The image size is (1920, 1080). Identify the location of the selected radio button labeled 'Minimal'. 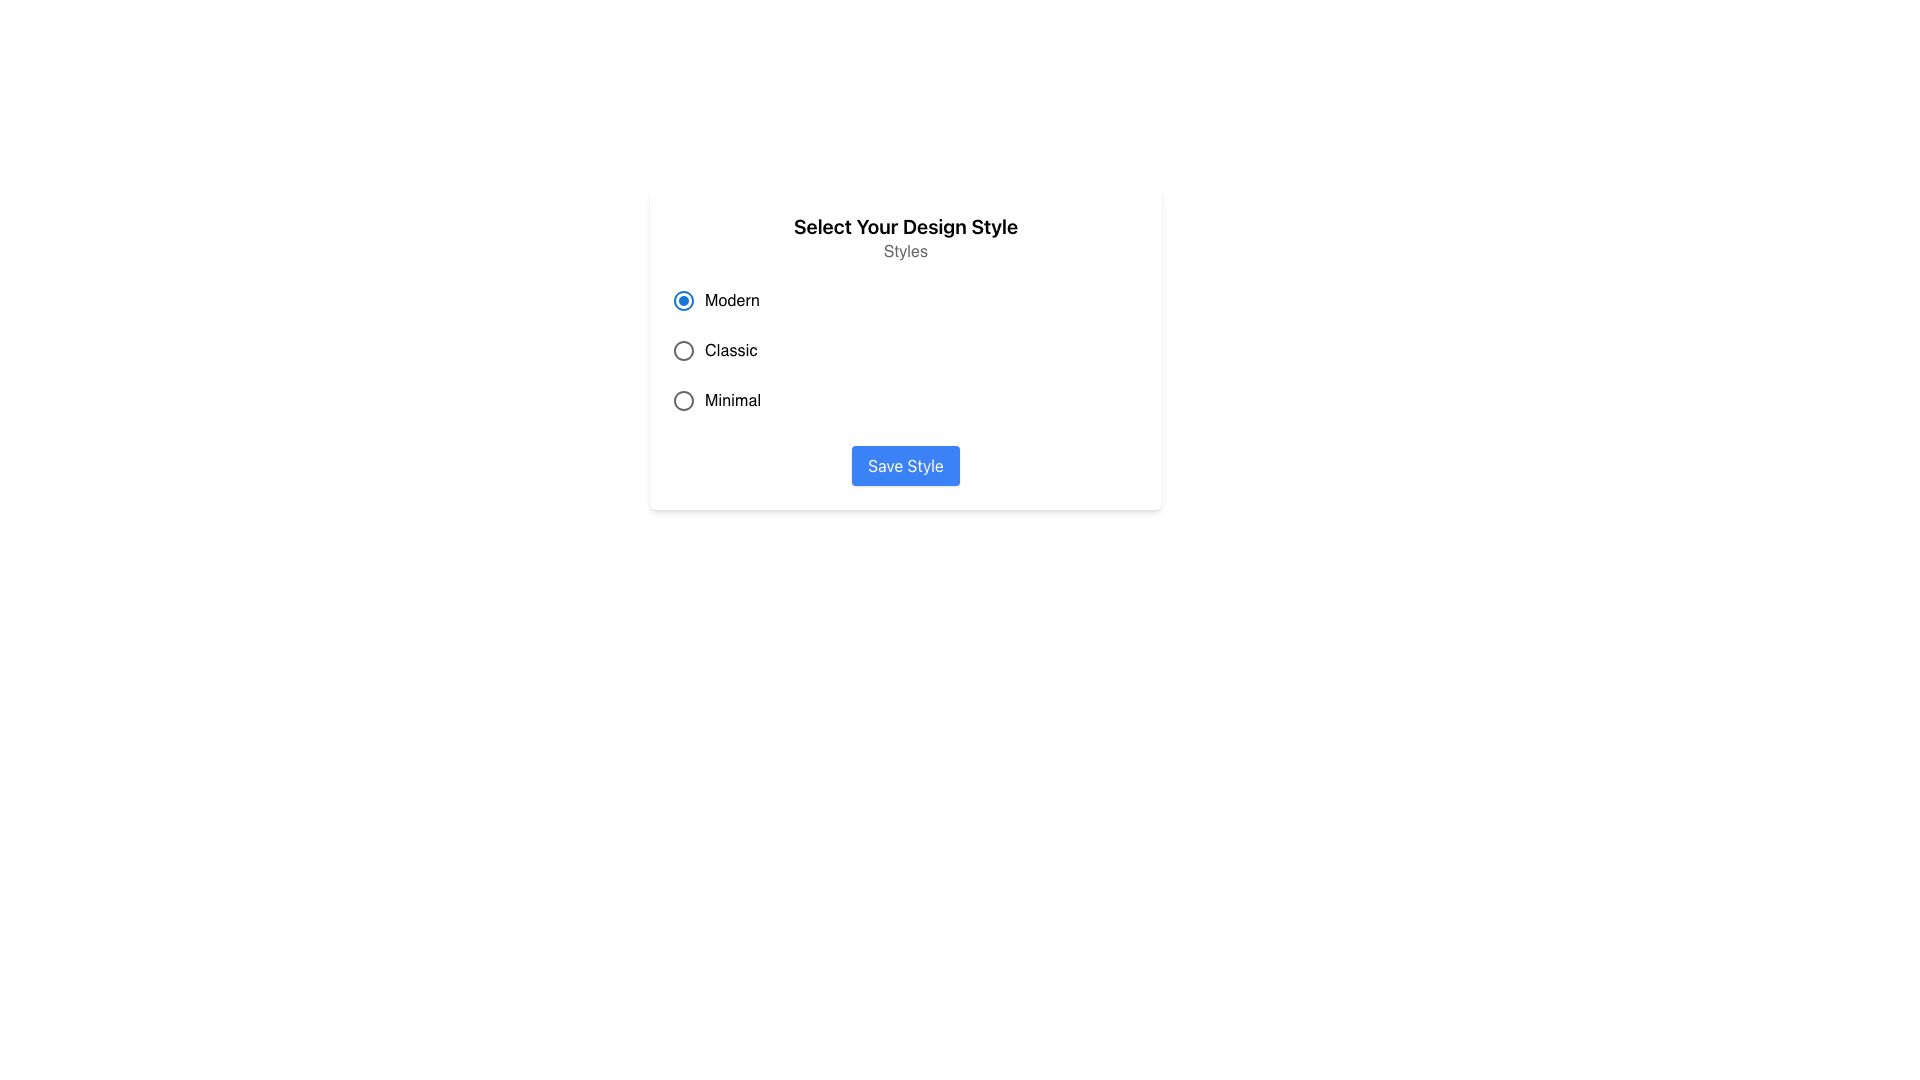
(684, 401).